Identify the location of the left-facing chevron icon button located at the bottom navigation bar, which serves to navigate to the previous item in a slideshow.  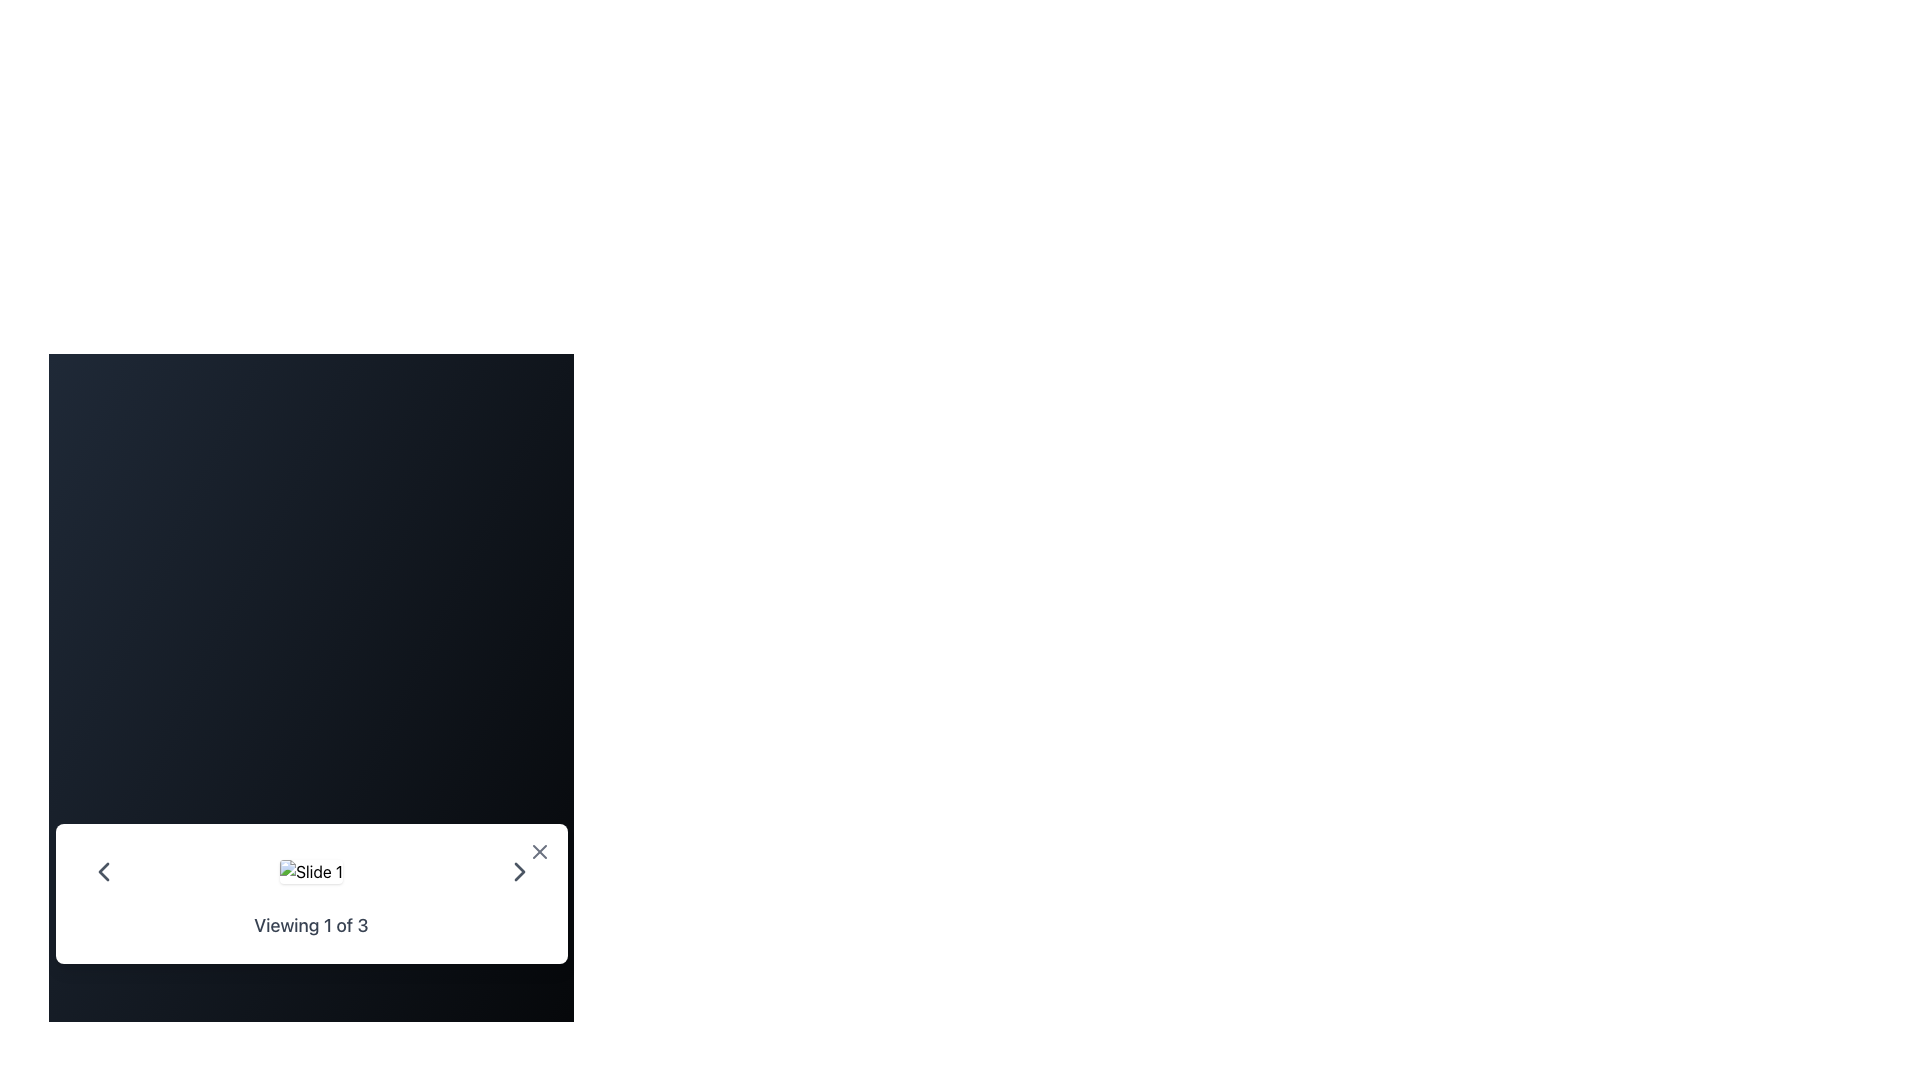
(102, 870).